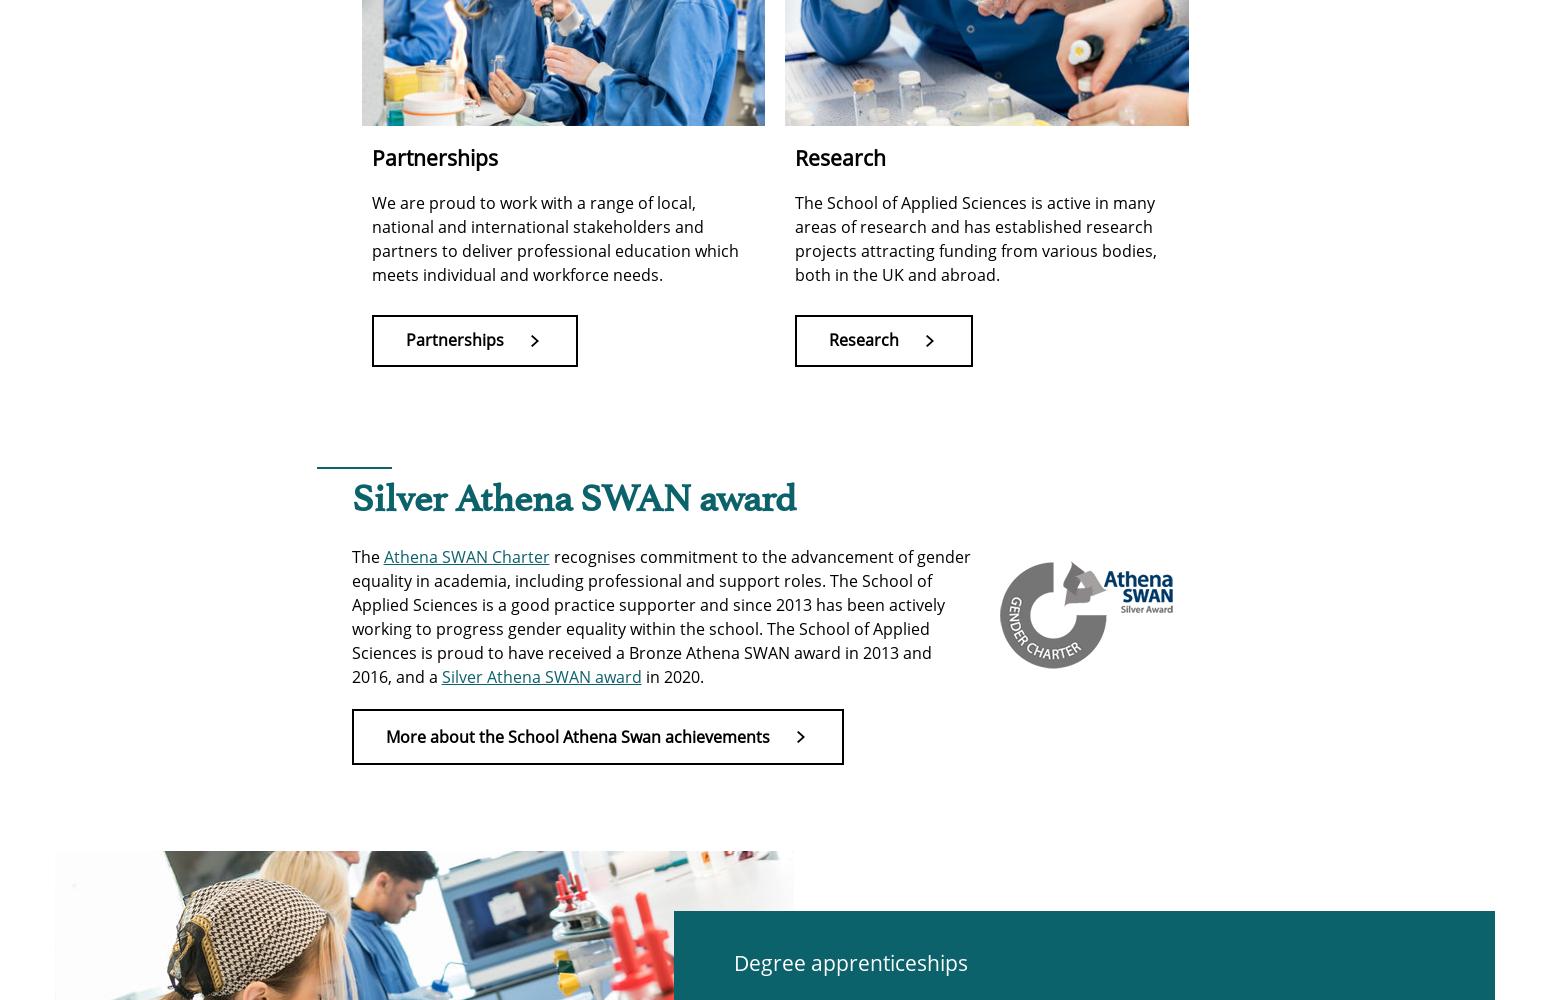 This screenshot has height=1000, width=1550. Describe the element at coordinates (465, 556) in the screenshot. I see `'Athena SWAN Charter'` at that location.